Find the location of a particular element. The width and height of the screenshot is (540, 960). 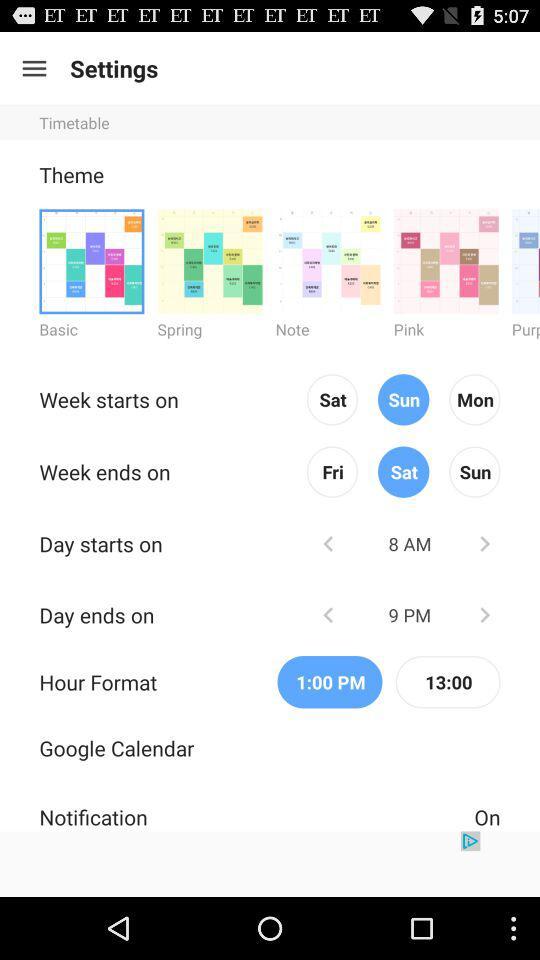

select is located at coordinates (525, 260).